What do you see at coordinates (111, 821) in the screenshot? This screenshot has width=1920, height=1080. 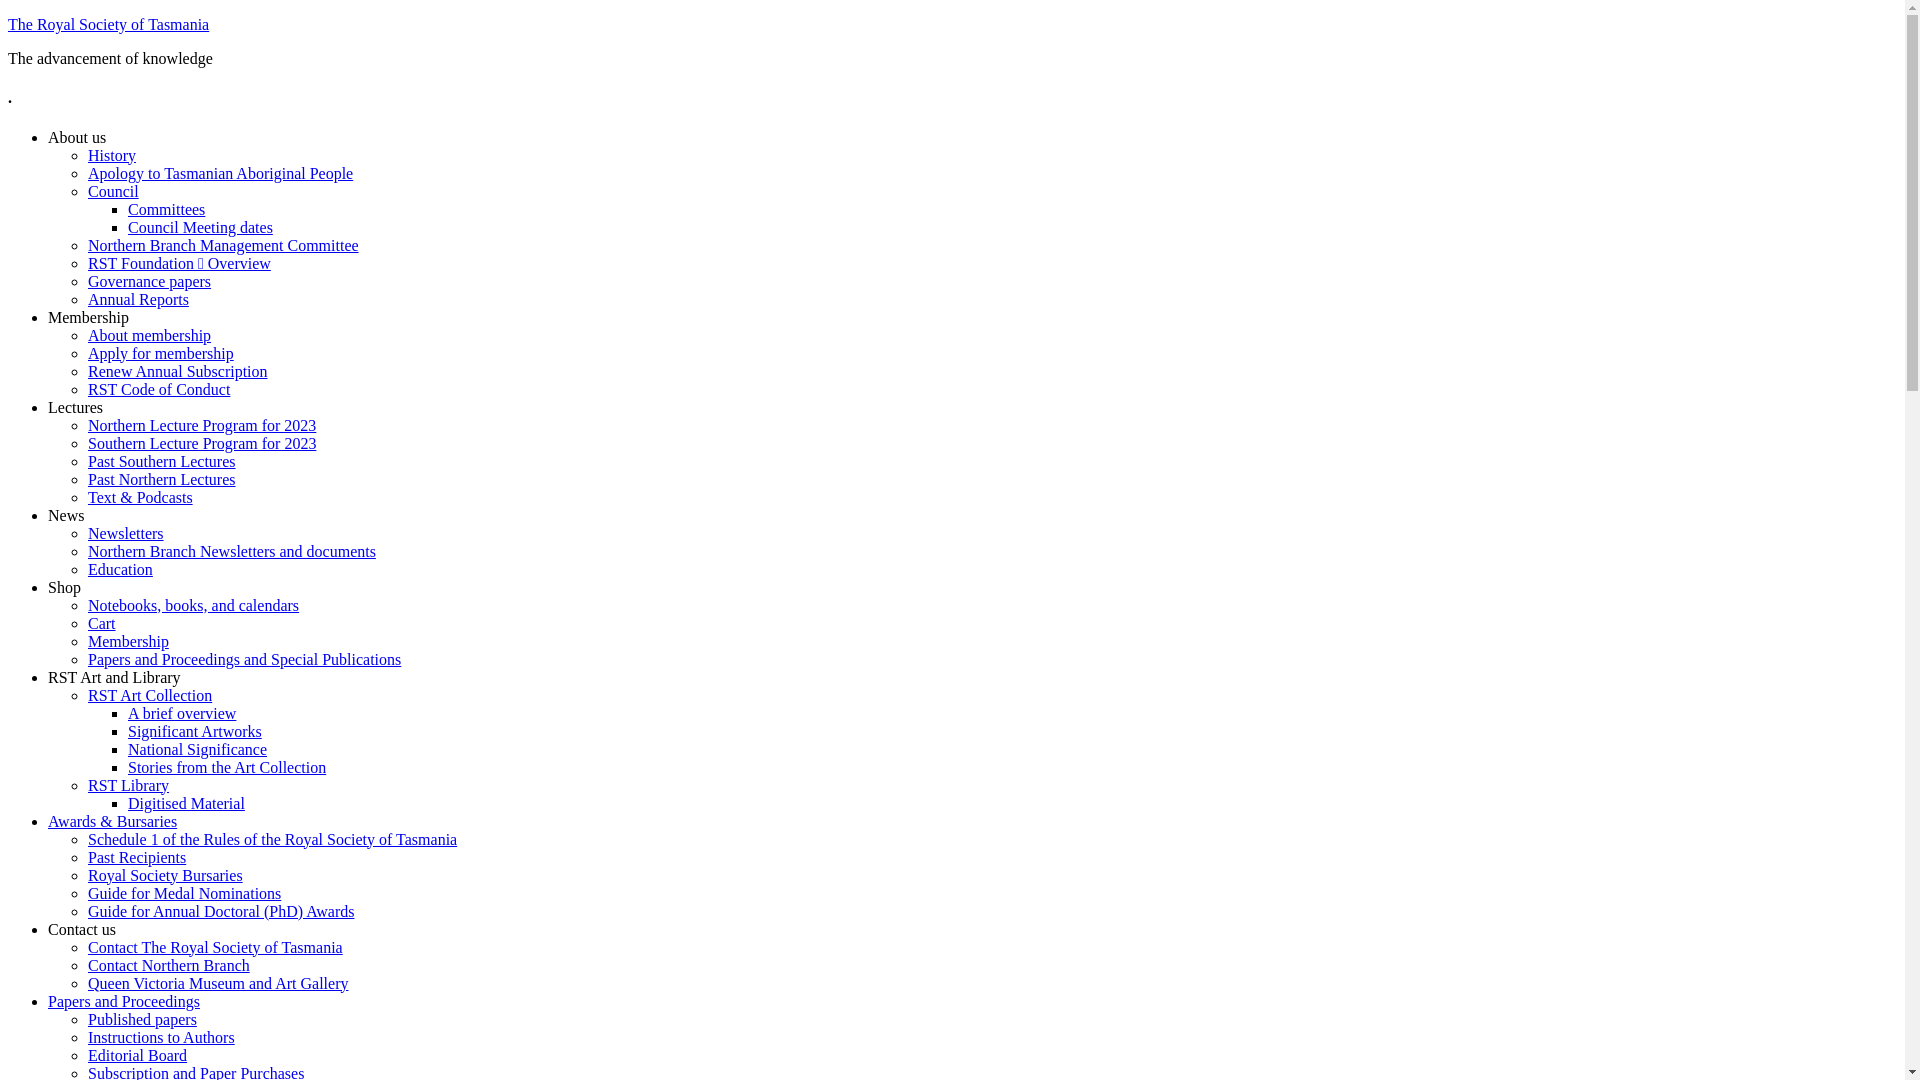 I see `'Awards & Bursaries'` at bounding box center [111, 821].